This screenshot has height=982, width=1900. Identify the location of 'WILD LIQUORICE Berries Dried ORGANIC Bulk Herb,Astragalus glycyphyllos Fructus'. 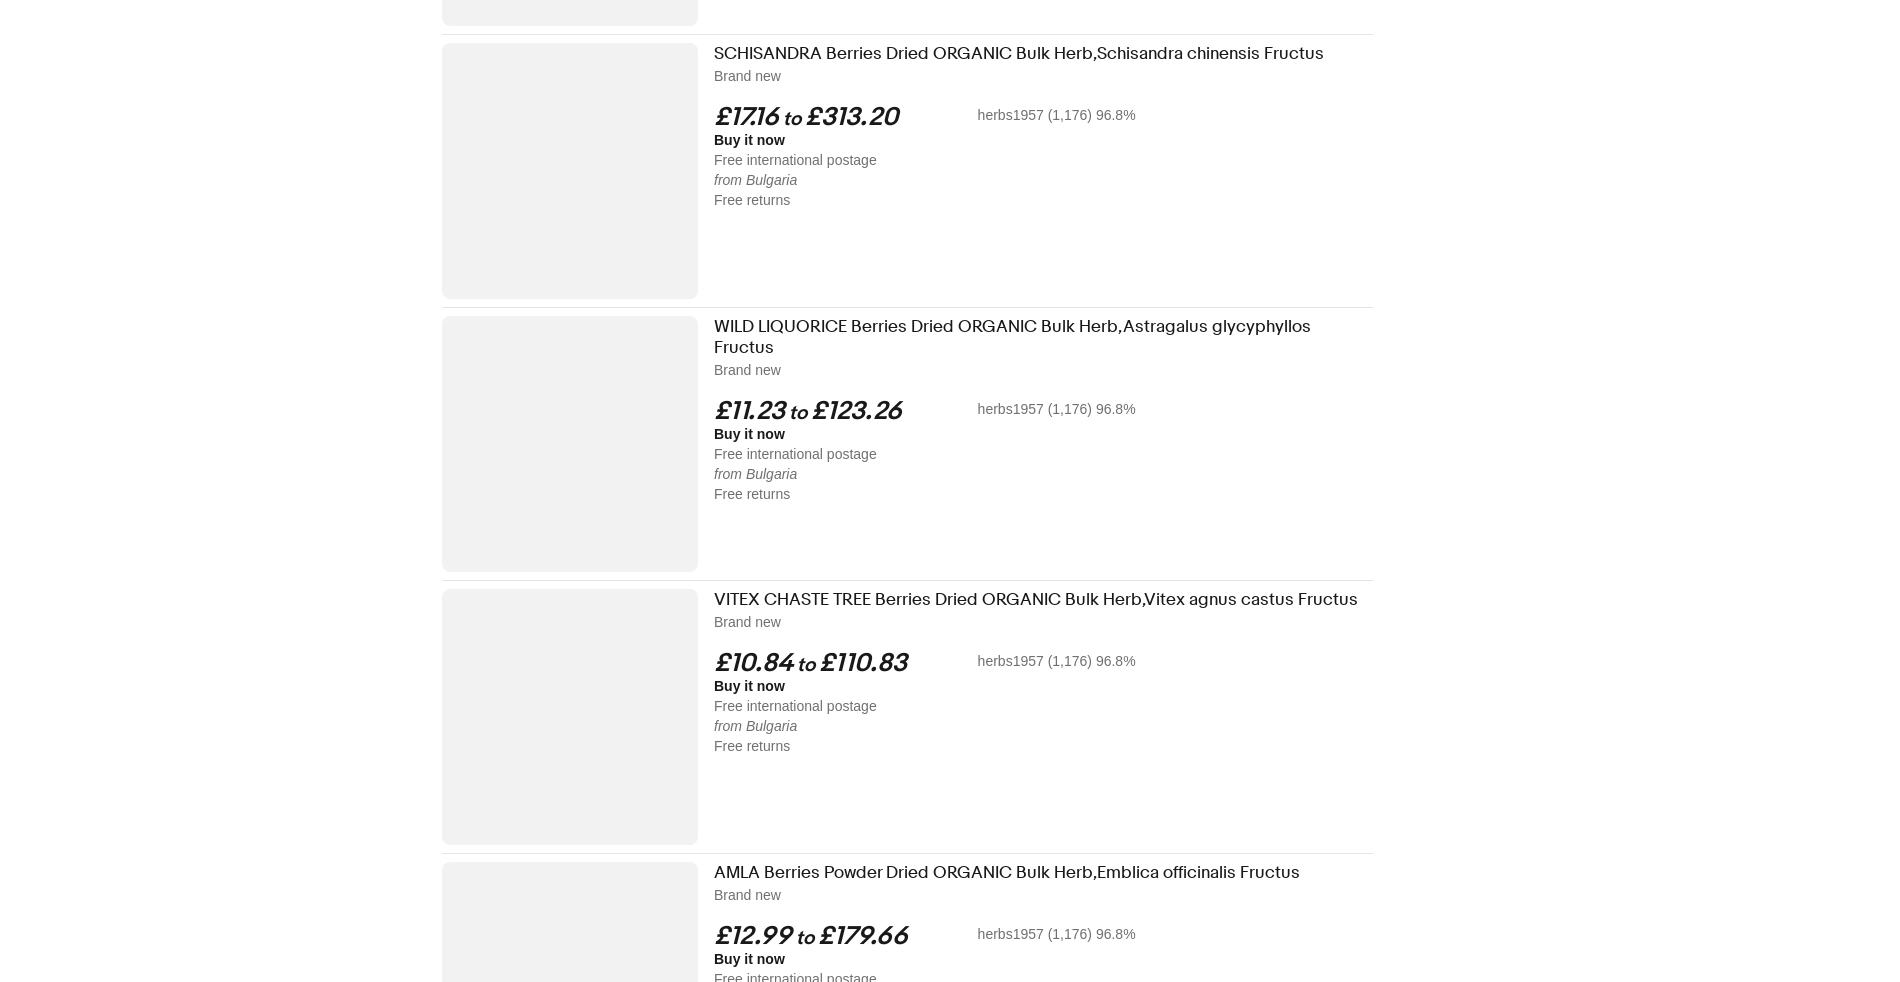
(1012, 337).